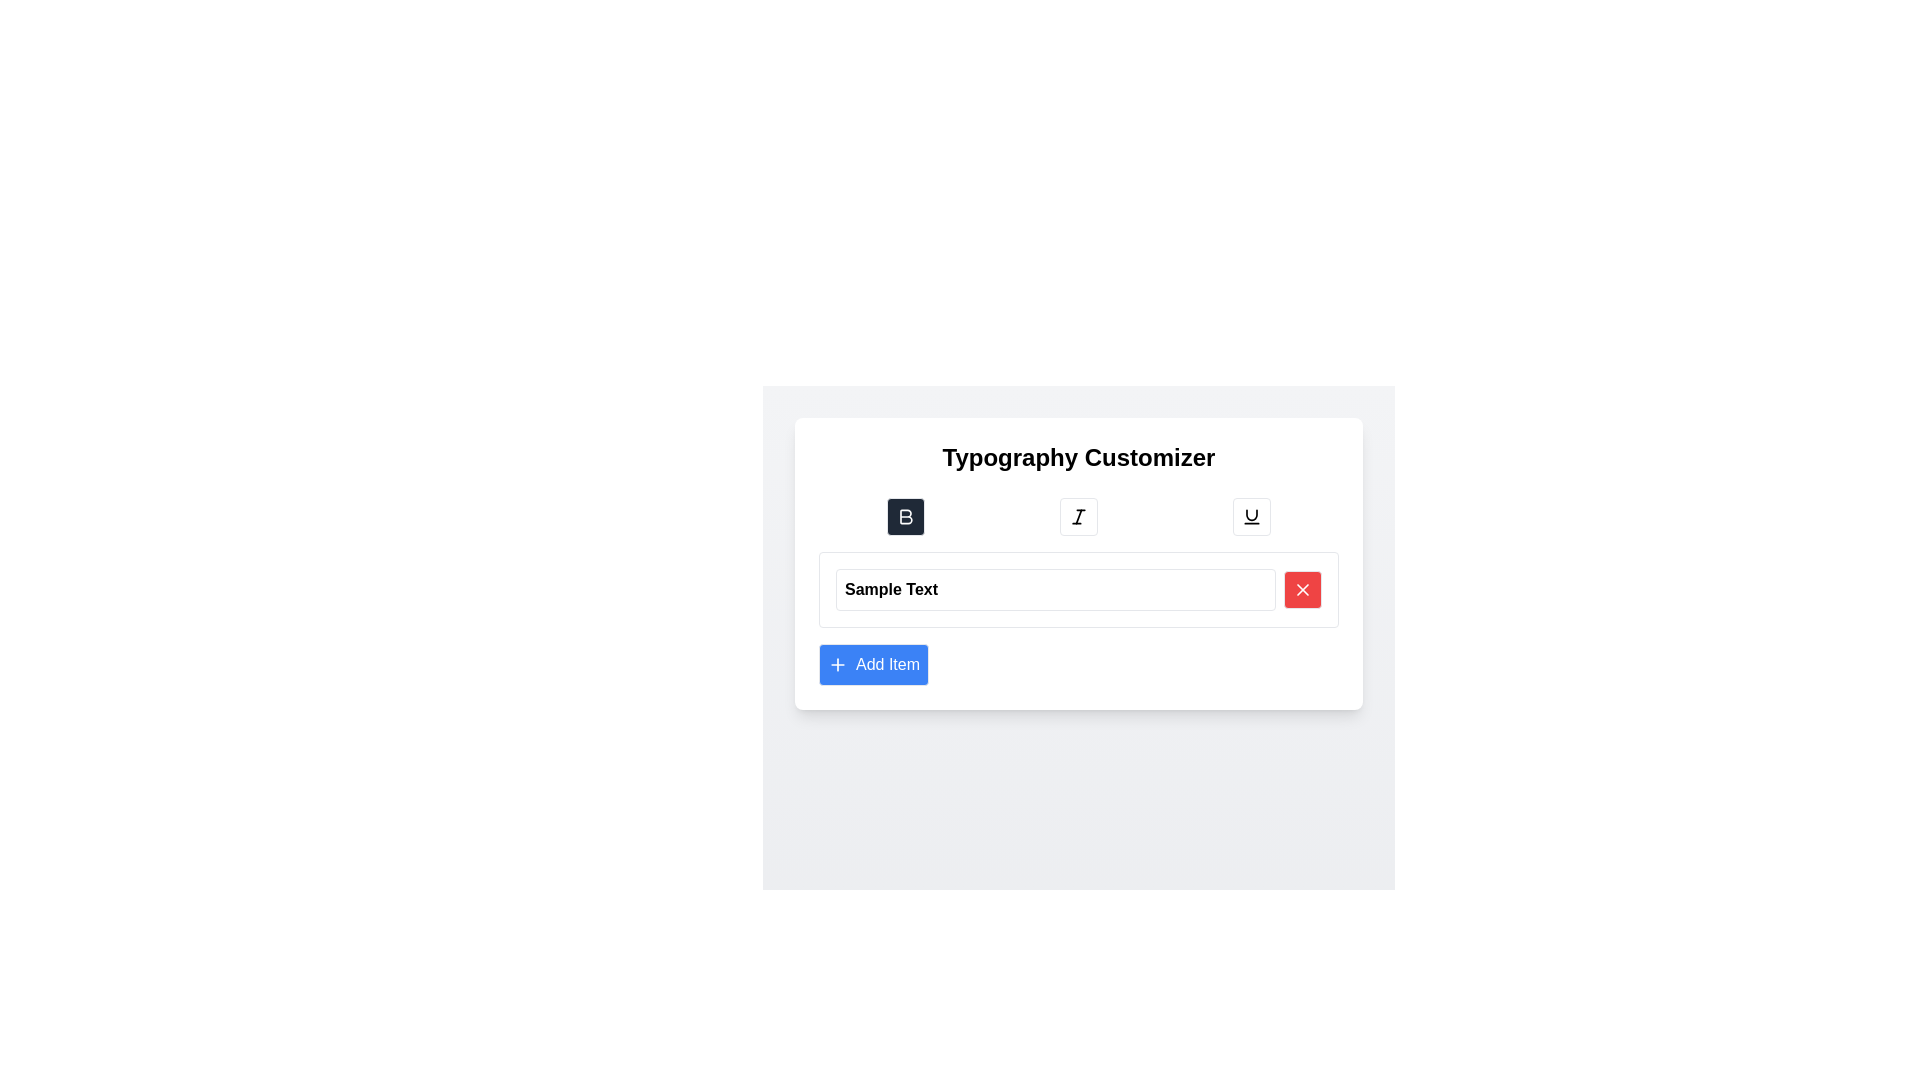 The image size is (1920, 1080). What do you see at coordinates (1302, 589) in the screenshot?
I see `the red button with a cross (X) icon in the bottom-right corner of the white card containing the 'Sample Text' input field` at bounding box center [1302, 589].